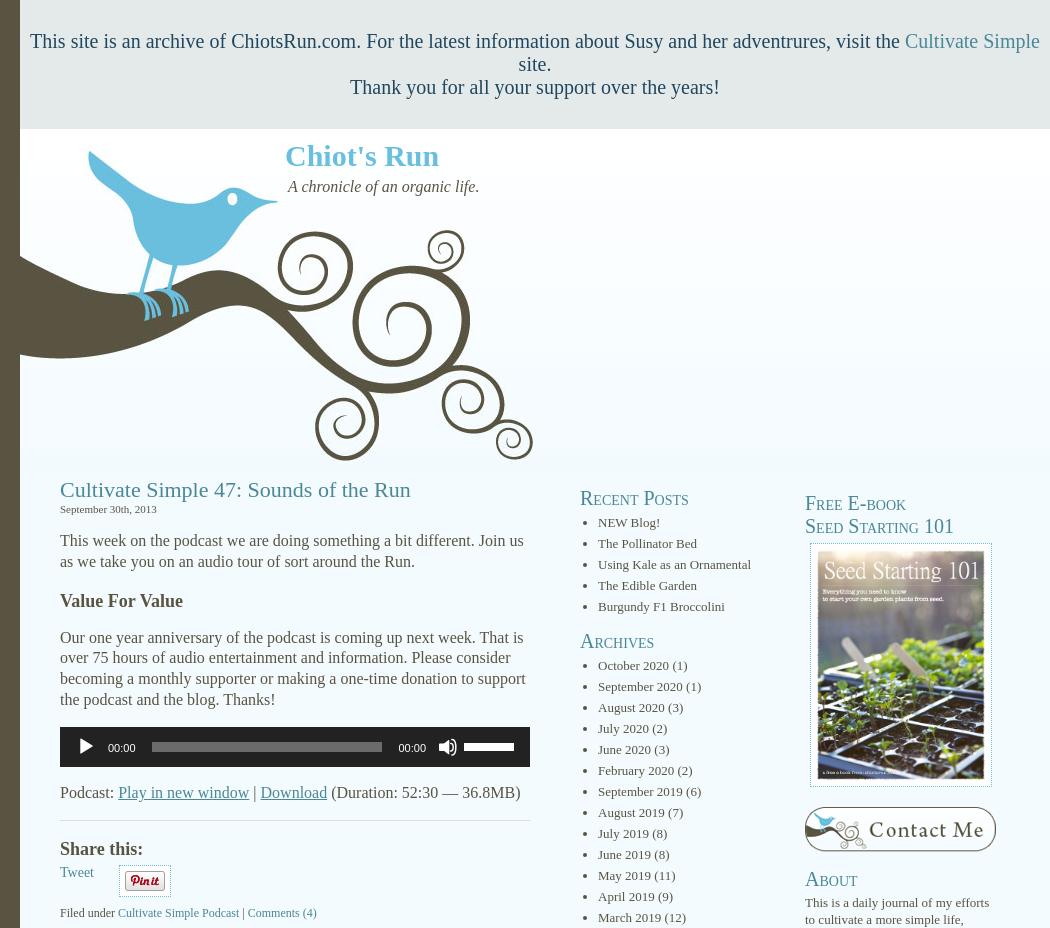 Image resolution: width=1050 pixels, height=928 pixels. Describe the element at coordinates (361, 155) in the screenshot. I see `'Chiot's Run'` at that location.